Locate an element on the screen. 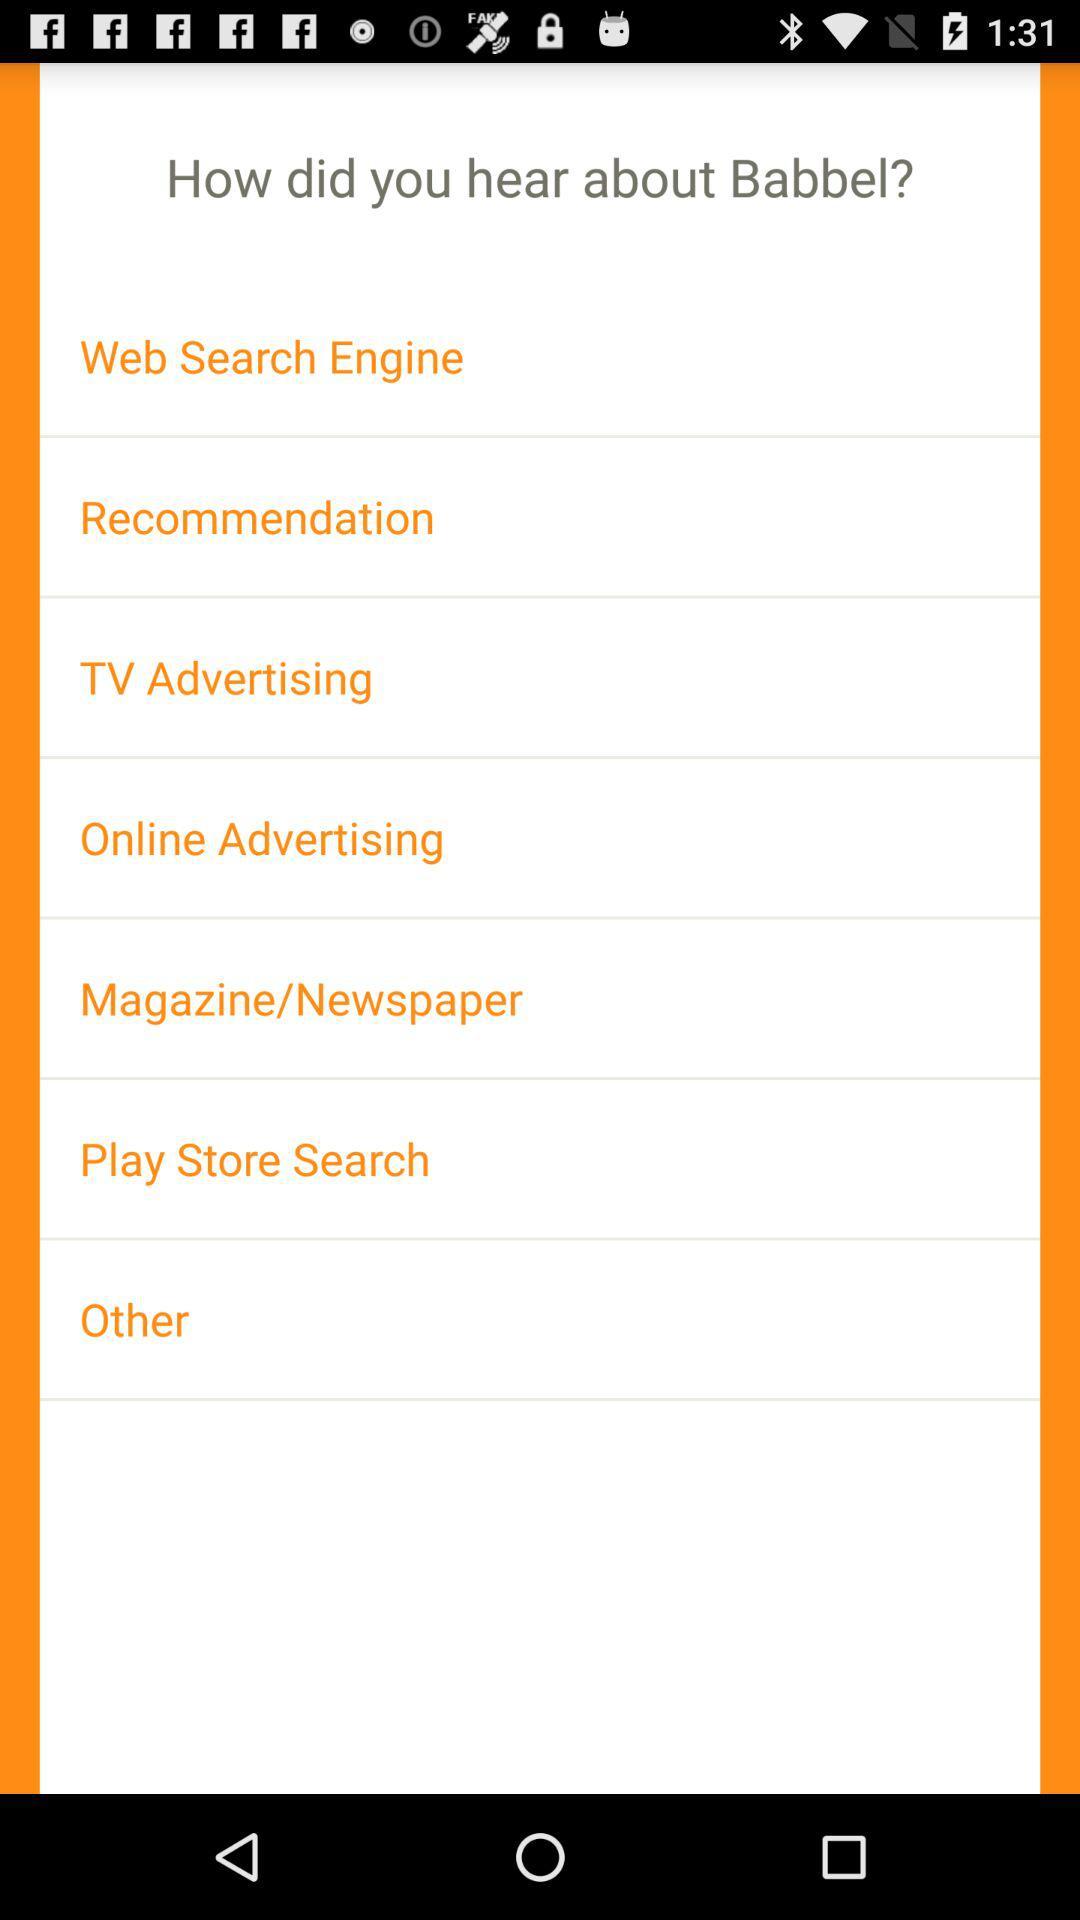 The image size is (1080, 1920). the online advertising item is located at coordinates (540, 837).